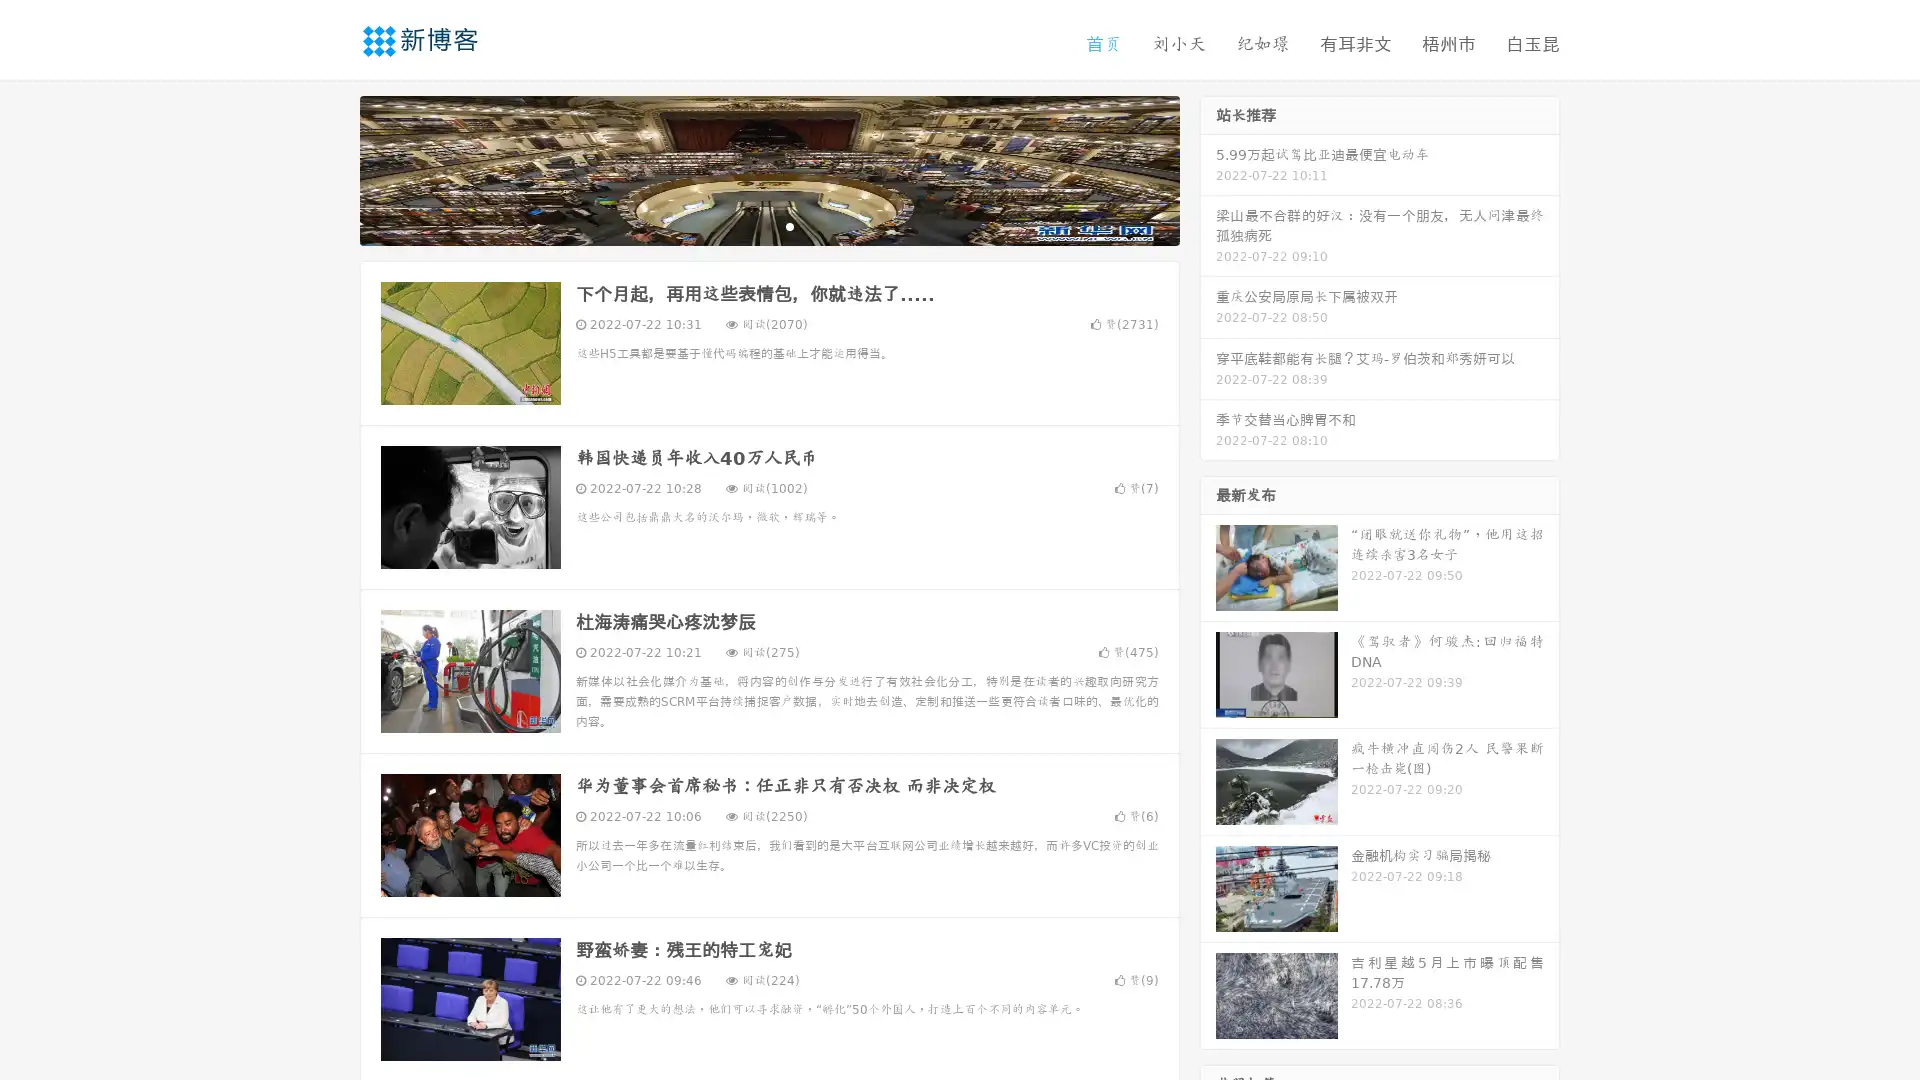 This screenshot has height=1080, width=1920. What do you see at coordinates (789, 225) in the screenshot?
I see `Go to slide 3` at bounding box center [789, 225].